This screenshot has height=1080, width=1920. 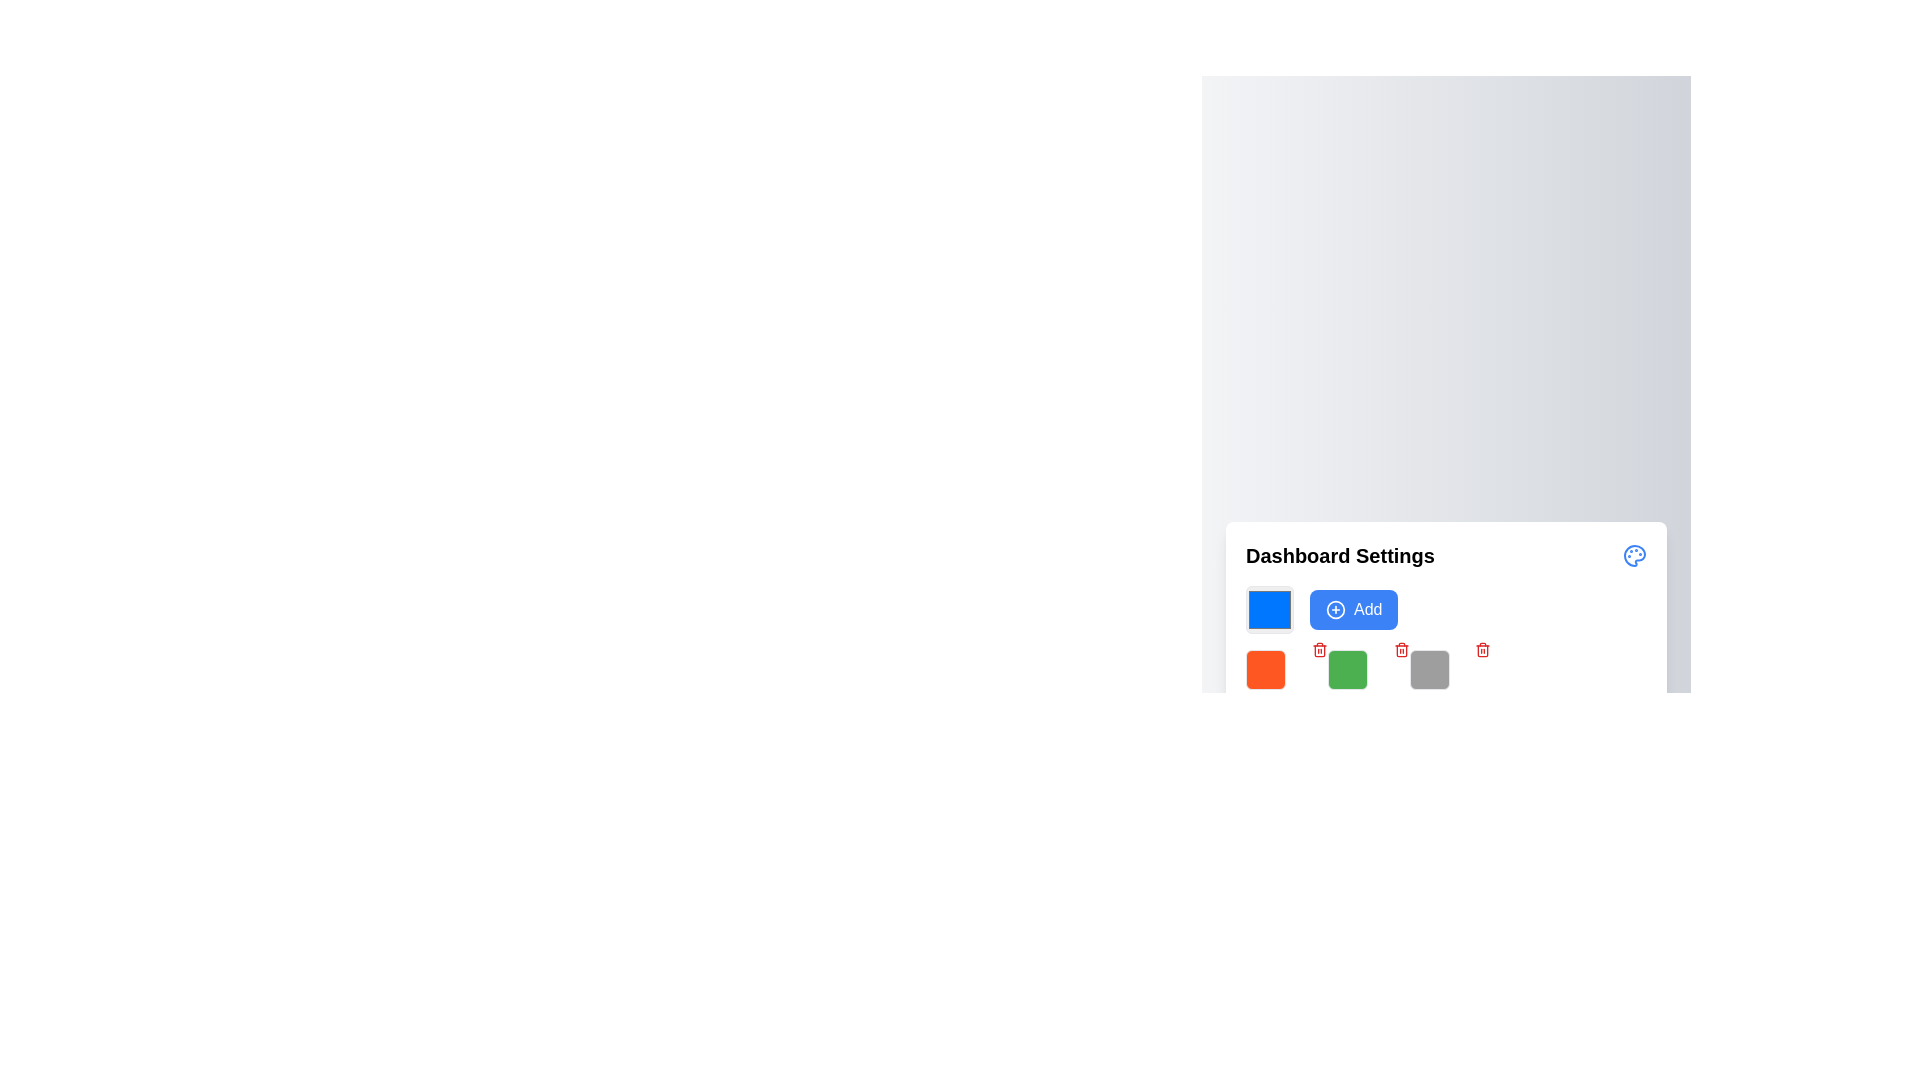 I want to click on the delete button located at the top-right corner of the green square component in the dashboard settings, so click(x=1400, y=650).